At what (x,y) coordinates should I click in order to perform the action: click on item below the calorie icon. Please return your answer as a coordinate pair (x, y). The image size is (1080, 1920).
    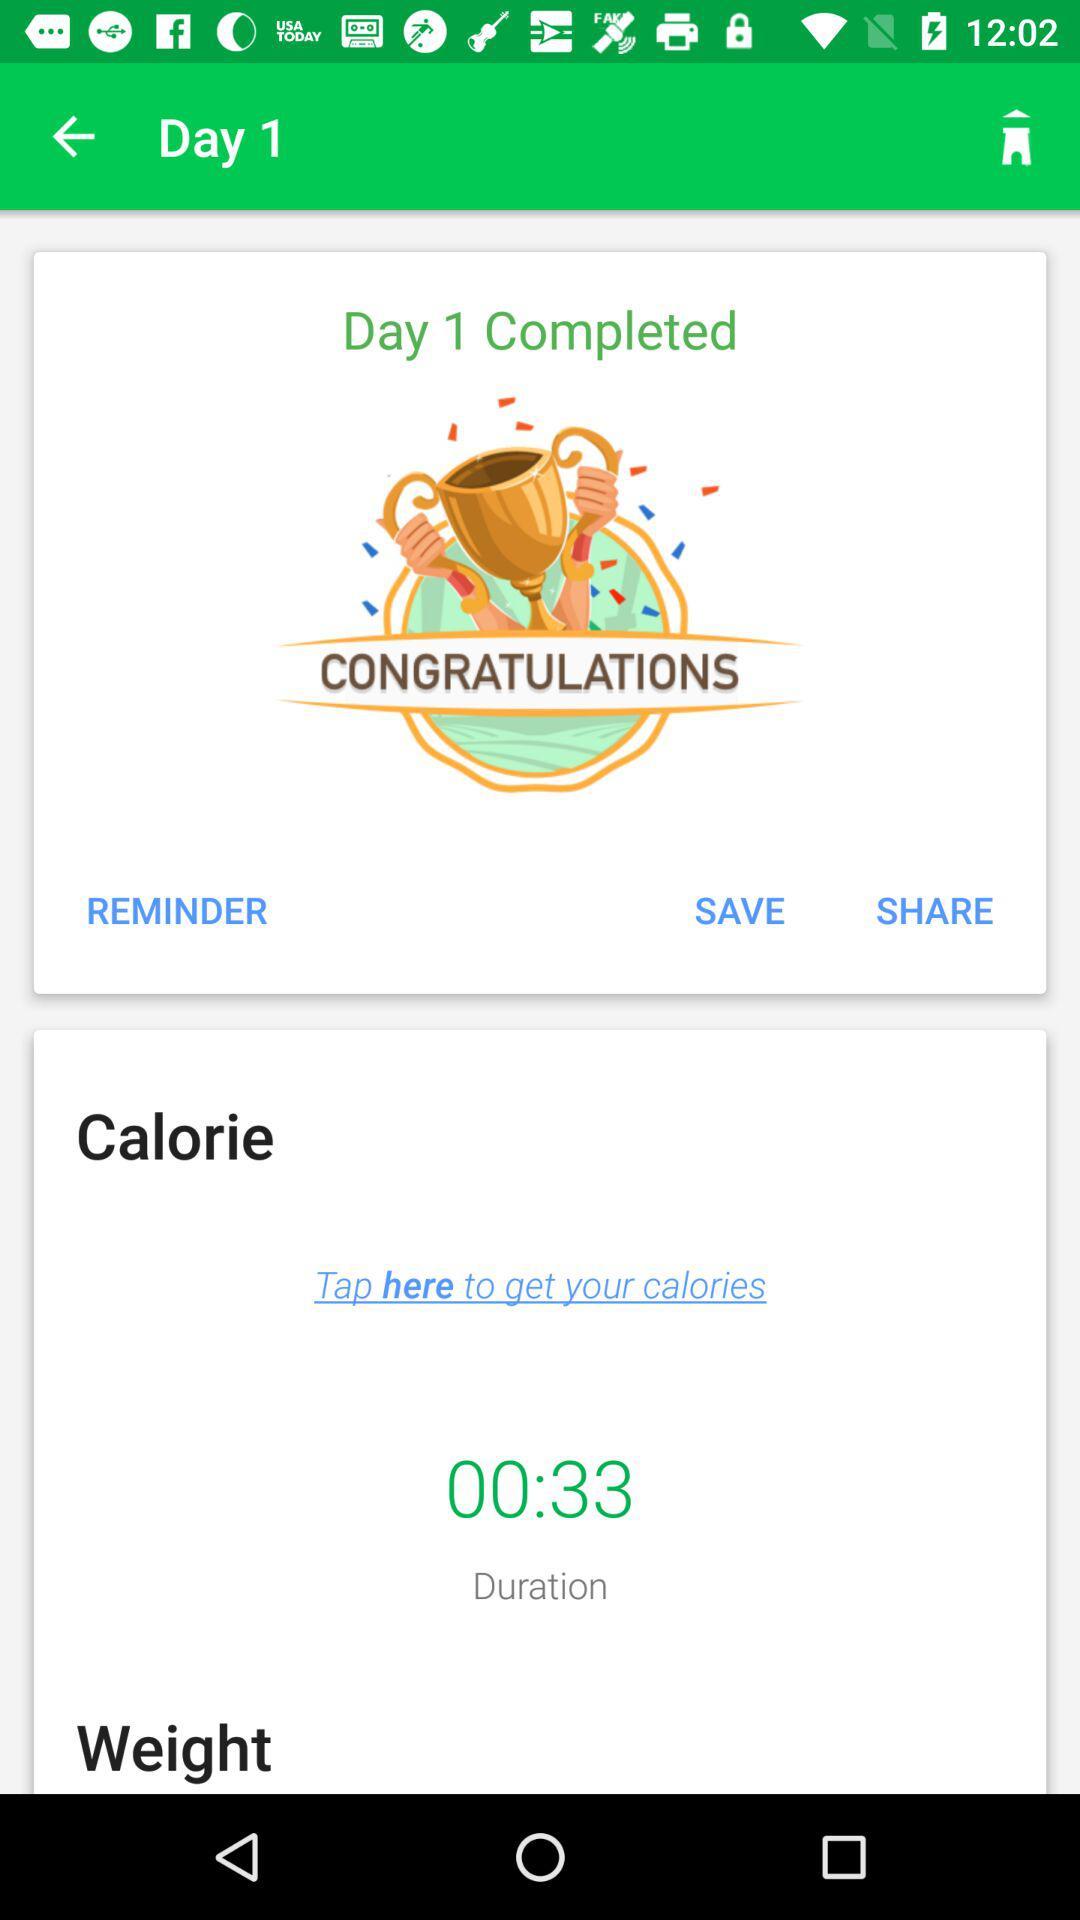
    Looking at the image, I should click on (540, 1284).